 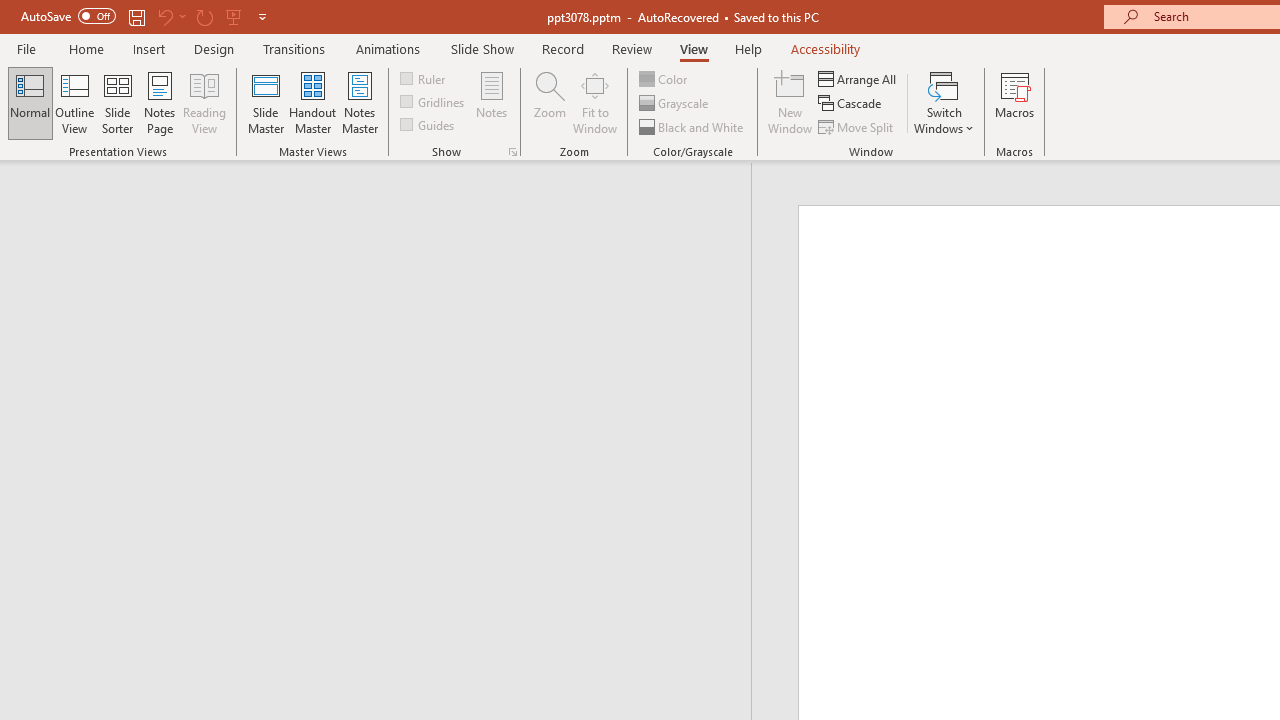 I want to click on 'Ruler', so click(x=423, y=77).